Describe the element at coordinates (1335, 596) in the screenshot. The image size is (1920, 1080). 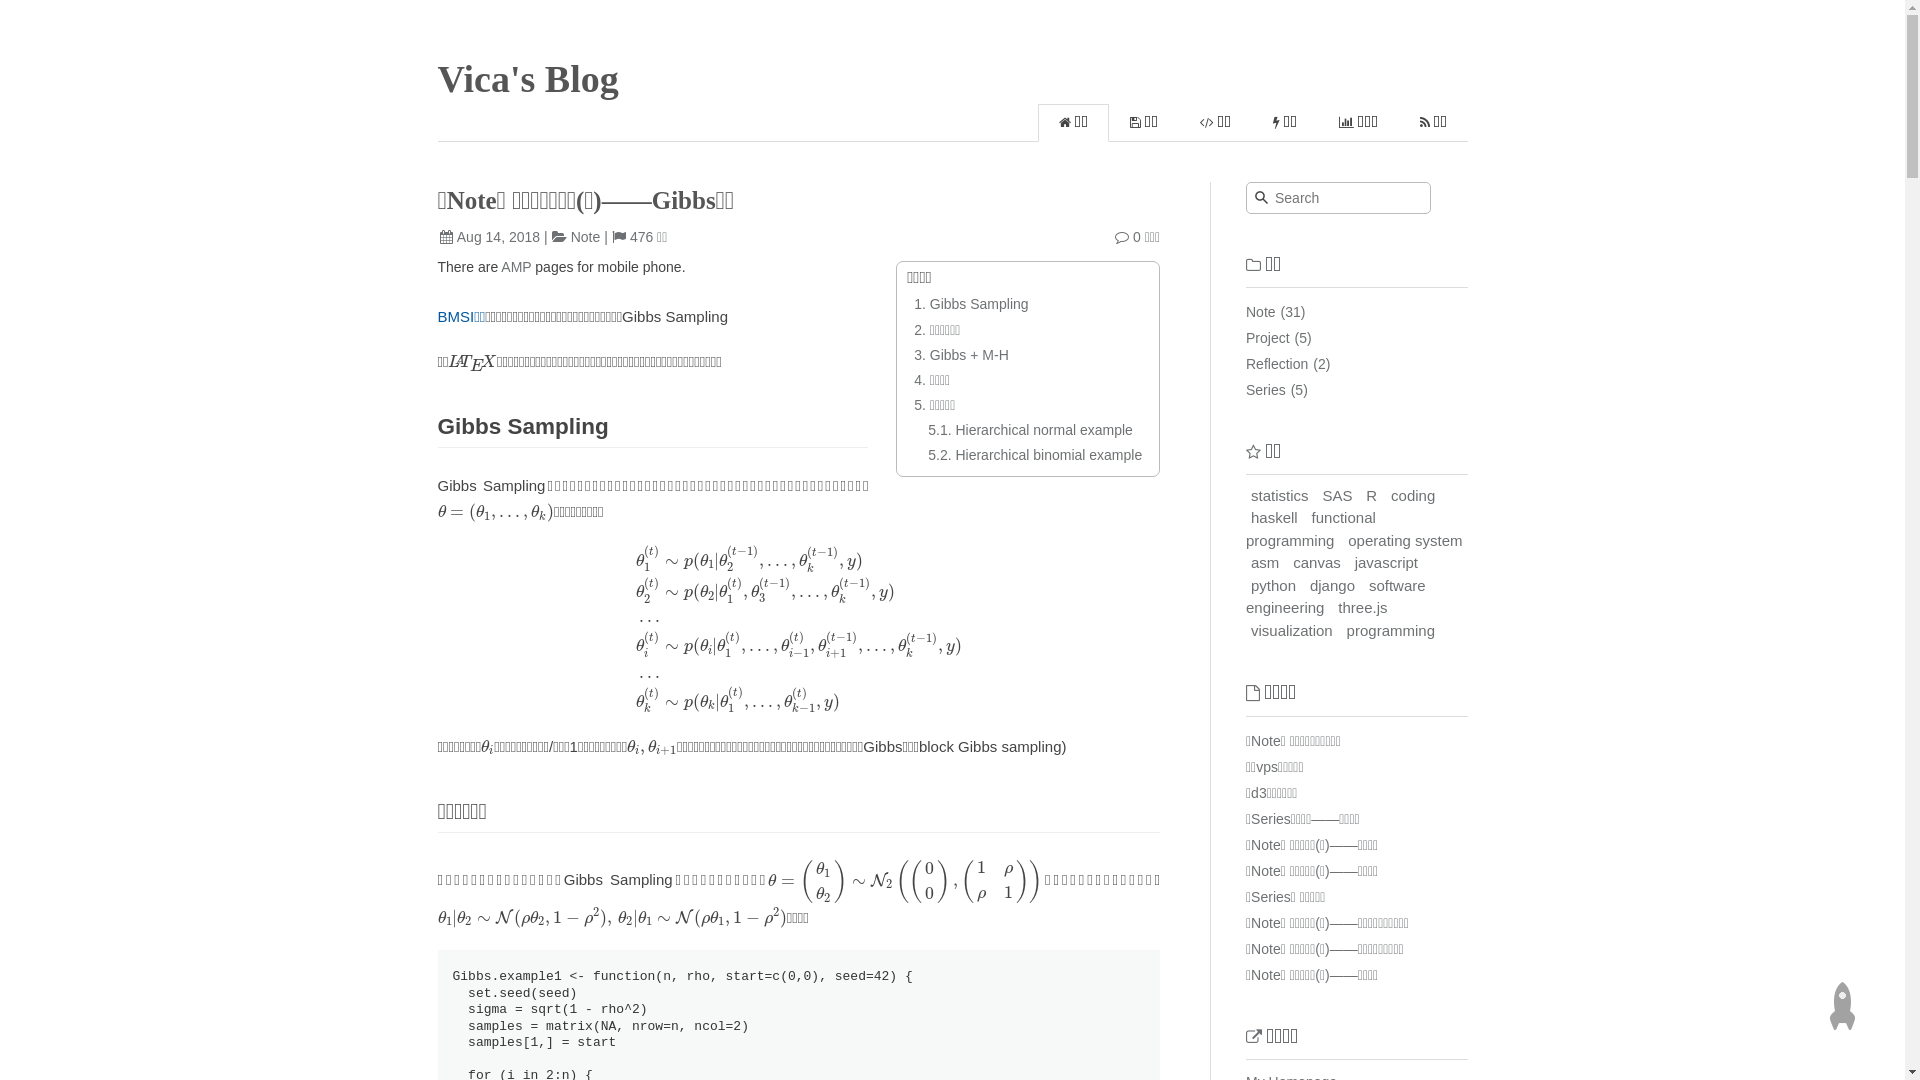
I see `'software engineering'` at that location.